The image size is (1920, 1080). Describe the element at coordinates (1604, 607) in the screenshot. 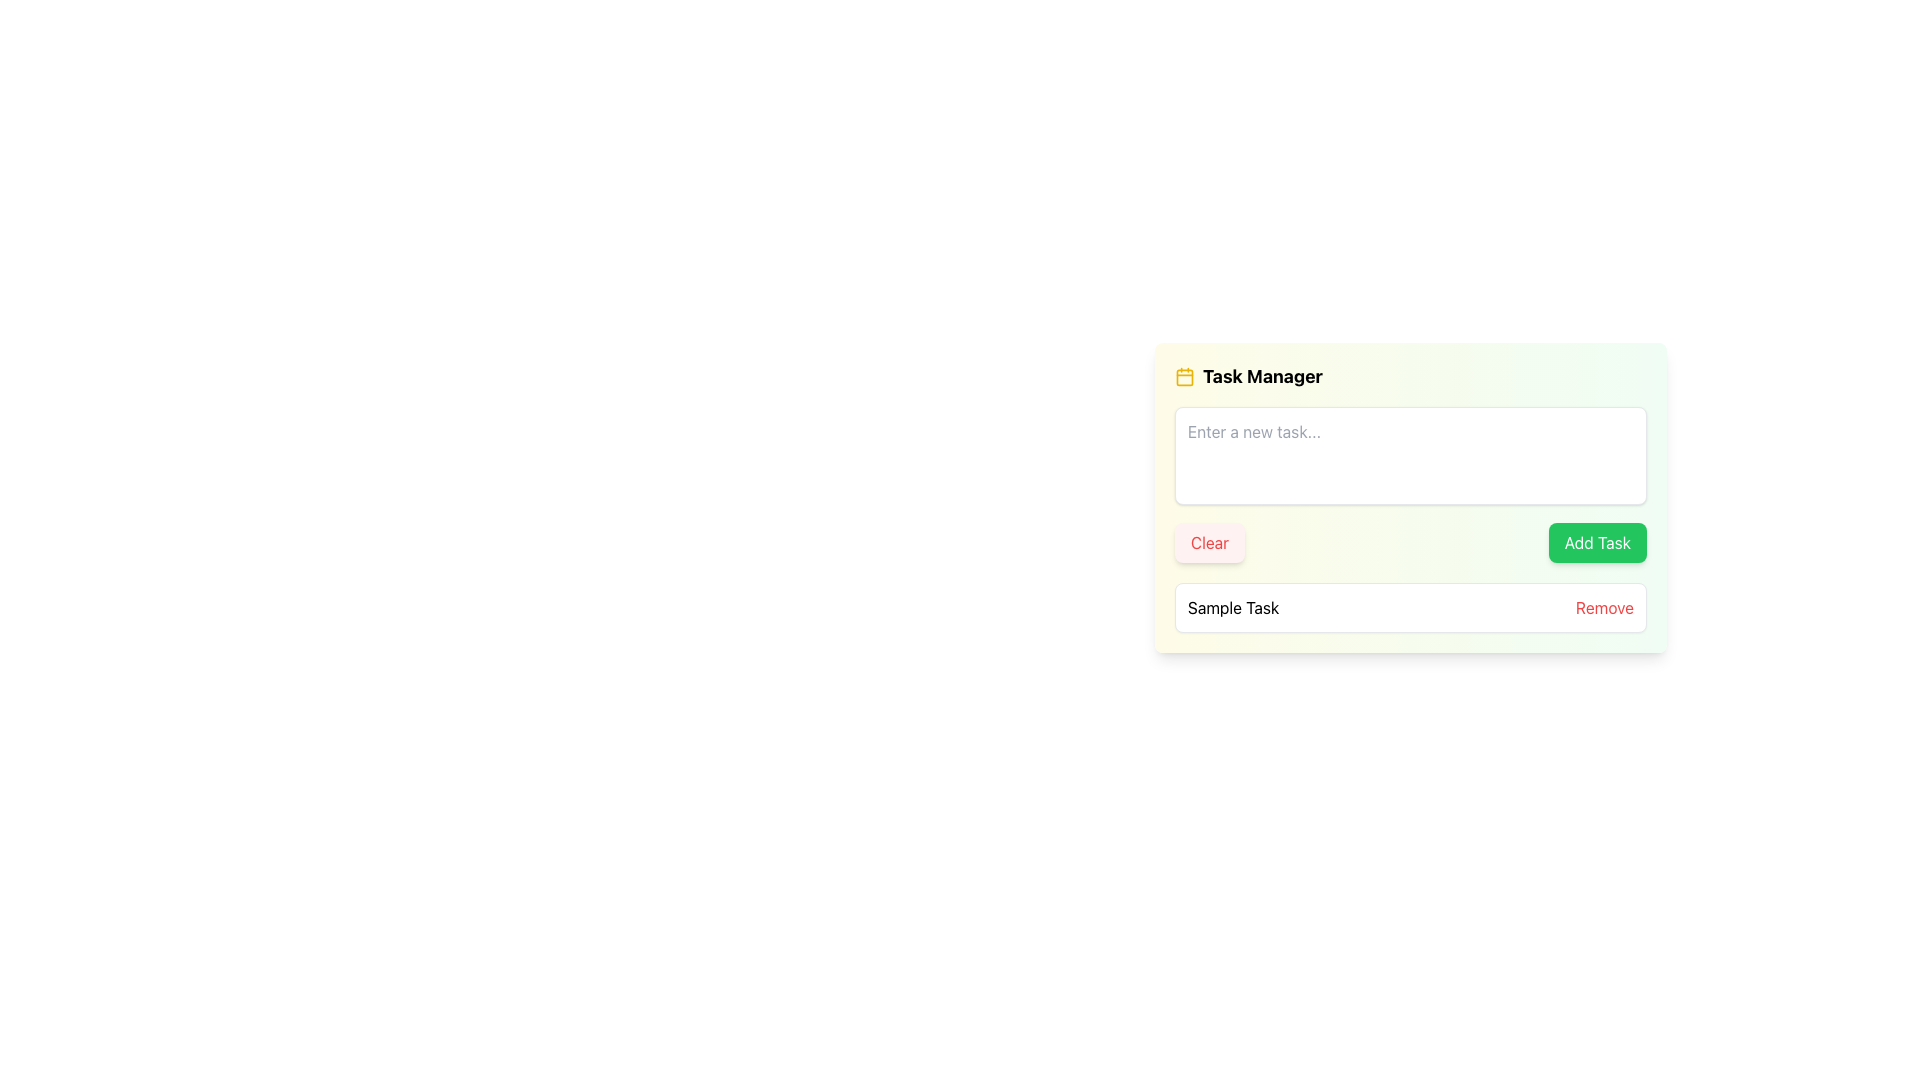

I see `the 'Remove' button, which is styled in bold red font and located to the far right of the 'Sample Task' item, to observe visual feedback` at that location.